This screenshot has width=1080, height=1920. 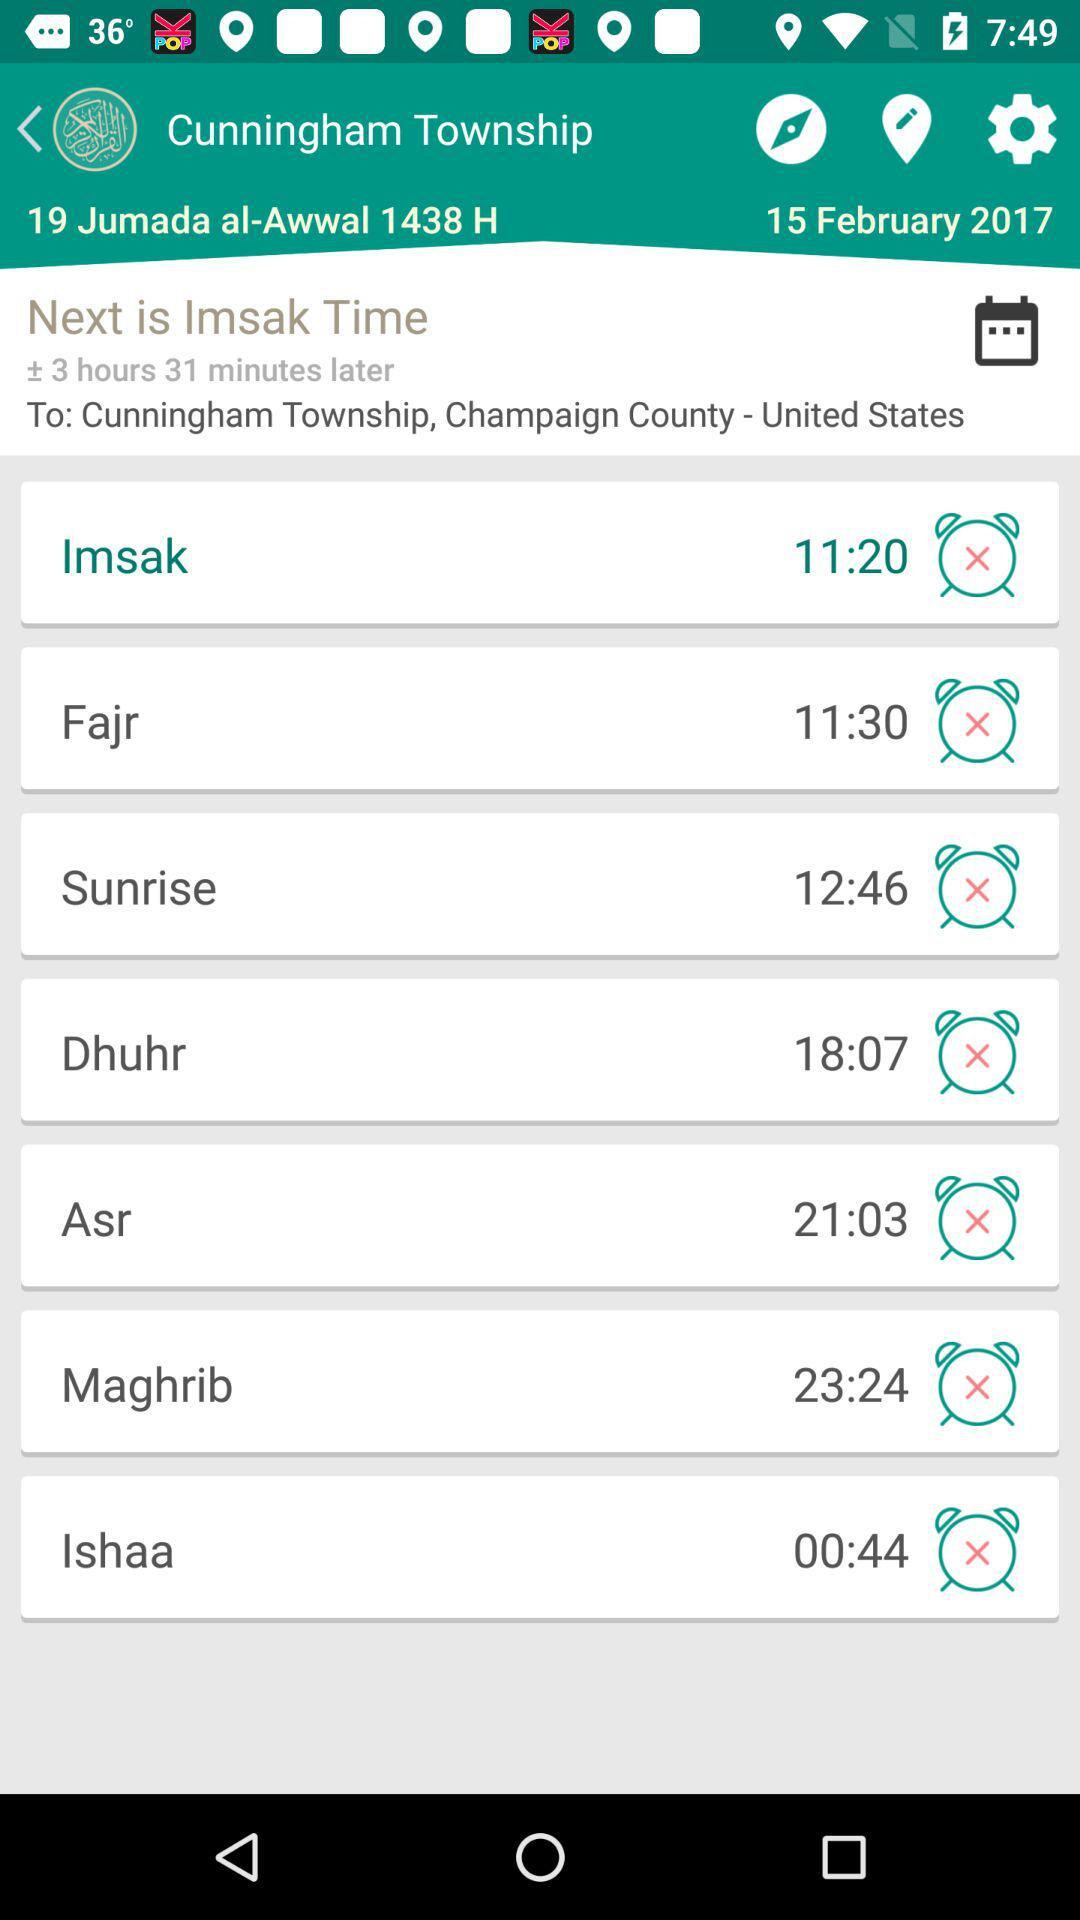 What do you see at coordinates (790, 127) in the screenshot?
I see `the explore icon` at bounding box center [790, 127].